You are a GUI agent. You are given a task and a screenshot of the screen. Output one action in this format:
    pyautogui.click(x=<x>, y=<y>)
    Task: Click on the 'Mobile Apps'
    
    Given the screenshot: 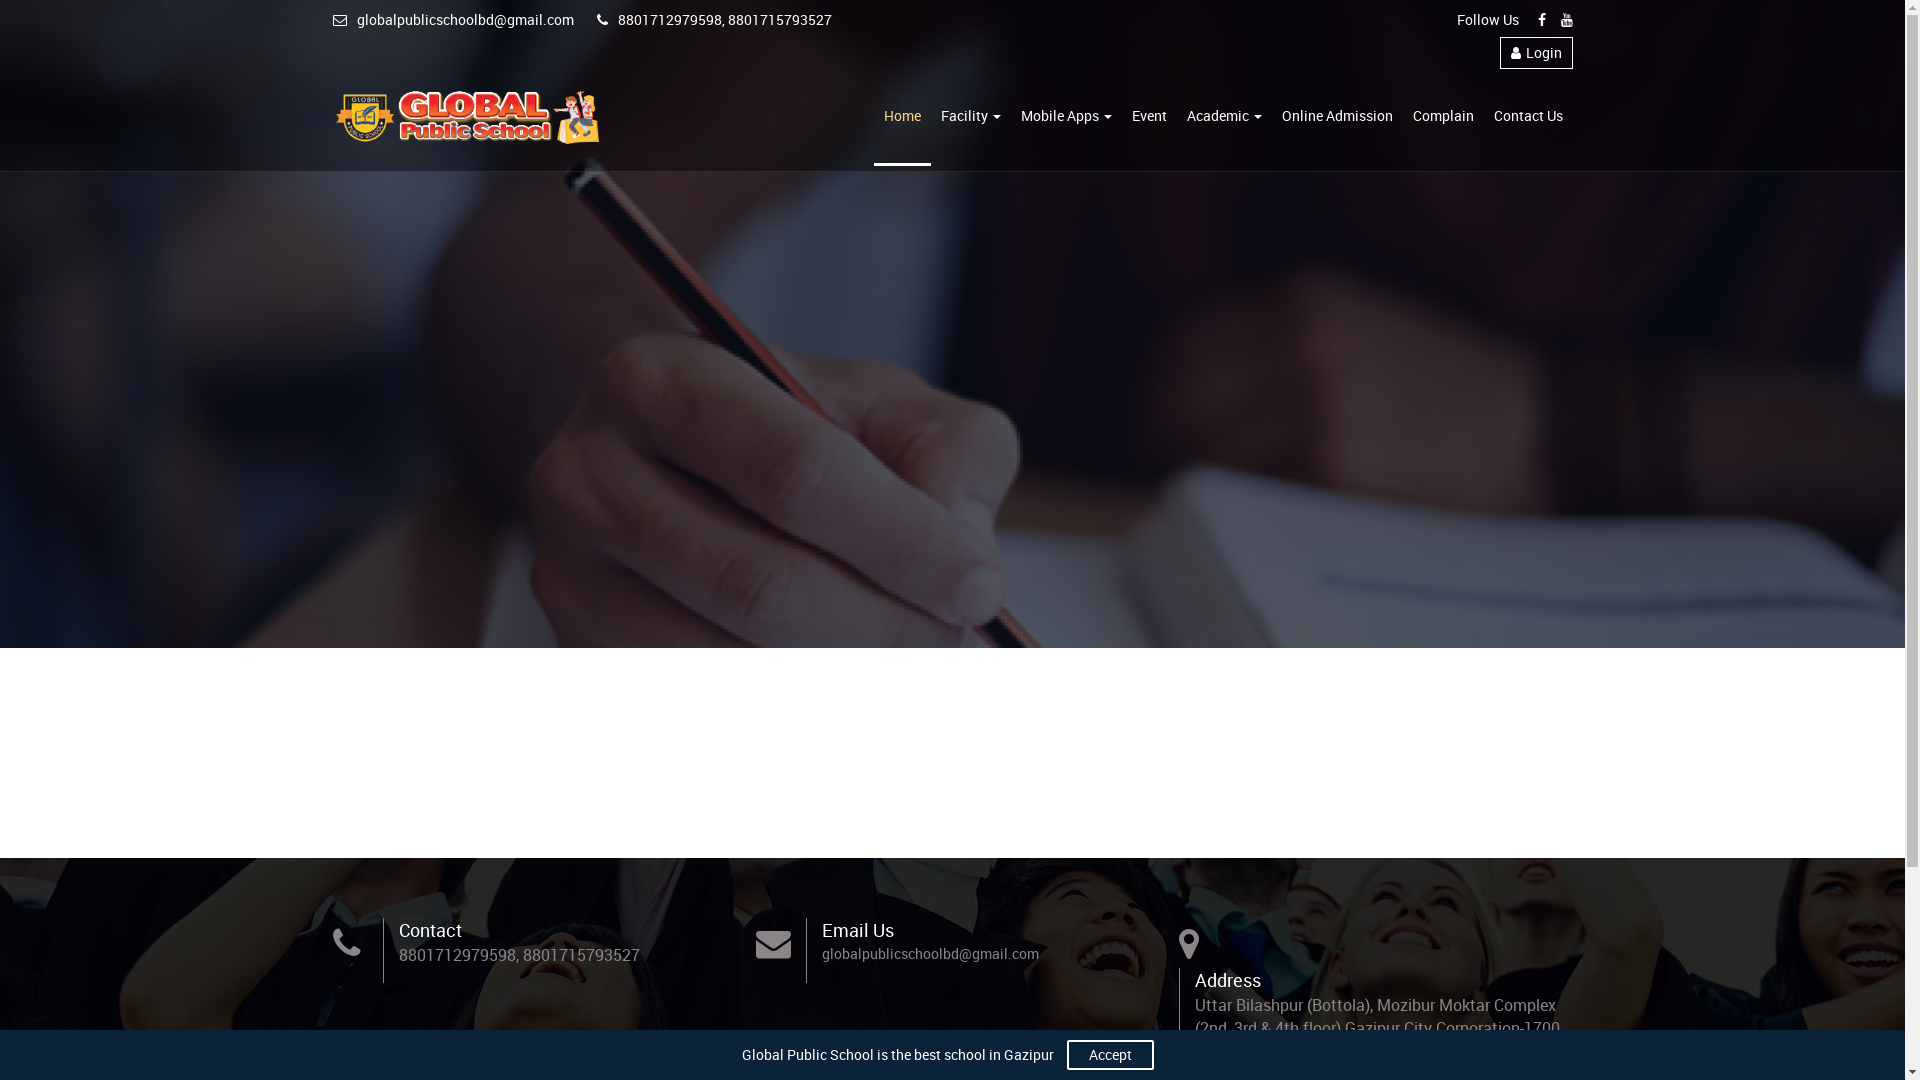 What is the action you would take?
    pyautogui.click(x=1009, y=117)
    